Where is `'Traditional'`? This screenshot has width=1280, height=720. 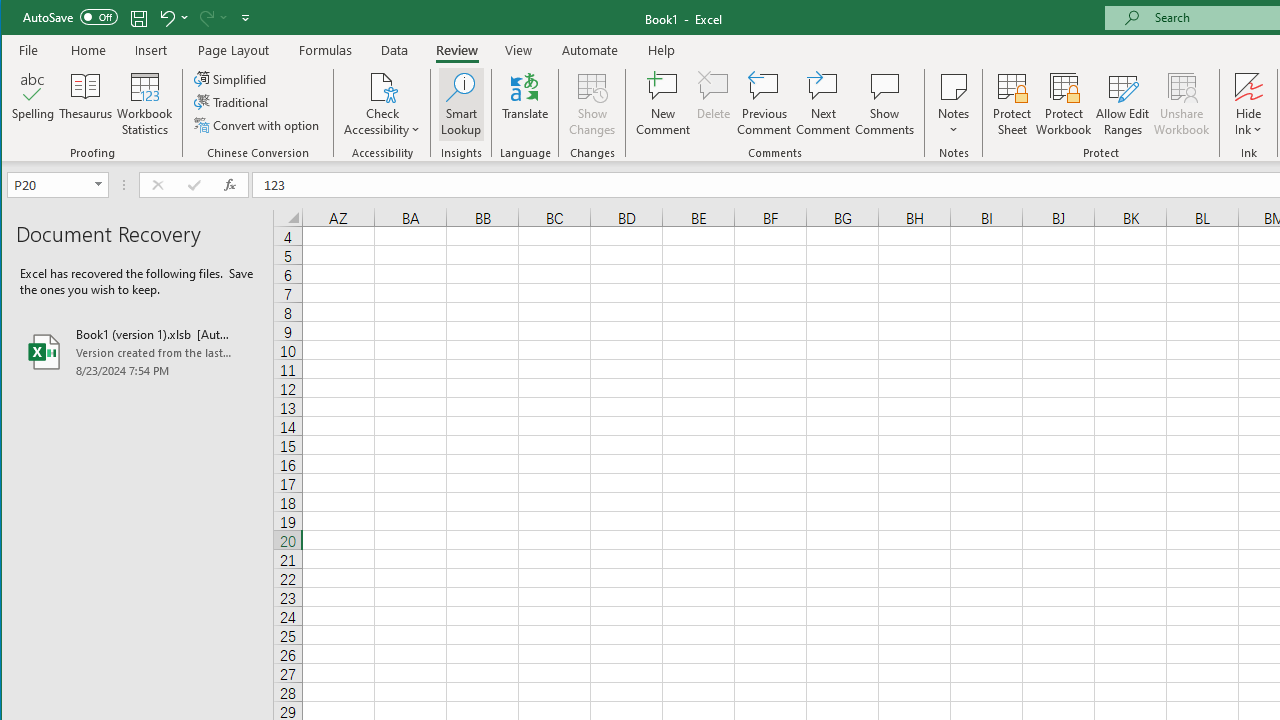
'Traditional' is located at coordinates (232, 102).